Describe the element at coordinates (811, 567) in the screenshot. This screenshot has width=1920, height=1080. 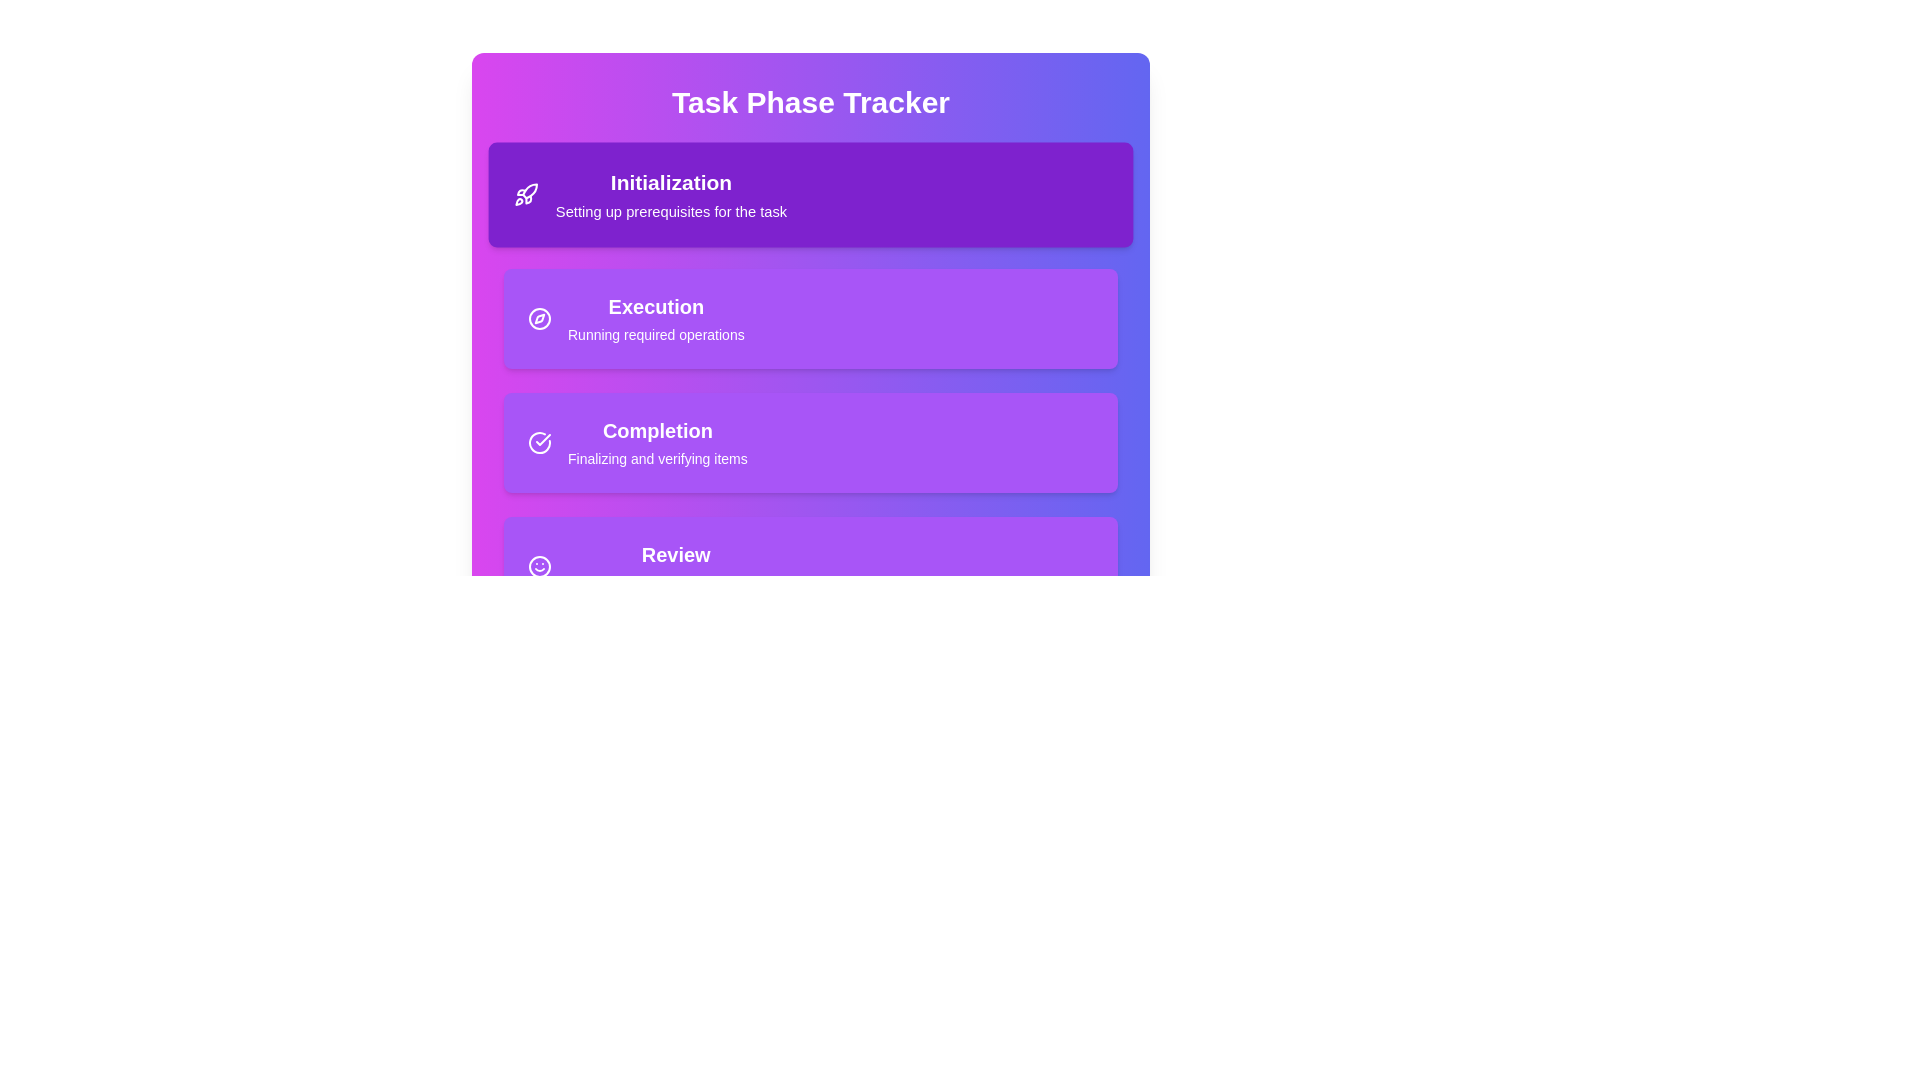
I see `the informational card that summarizes the 'Review' phase with the description 'Assessing outcomes and learnings'. It is the last card in the Task Phase Tracker group, located below the 'Completion' card` at that location.